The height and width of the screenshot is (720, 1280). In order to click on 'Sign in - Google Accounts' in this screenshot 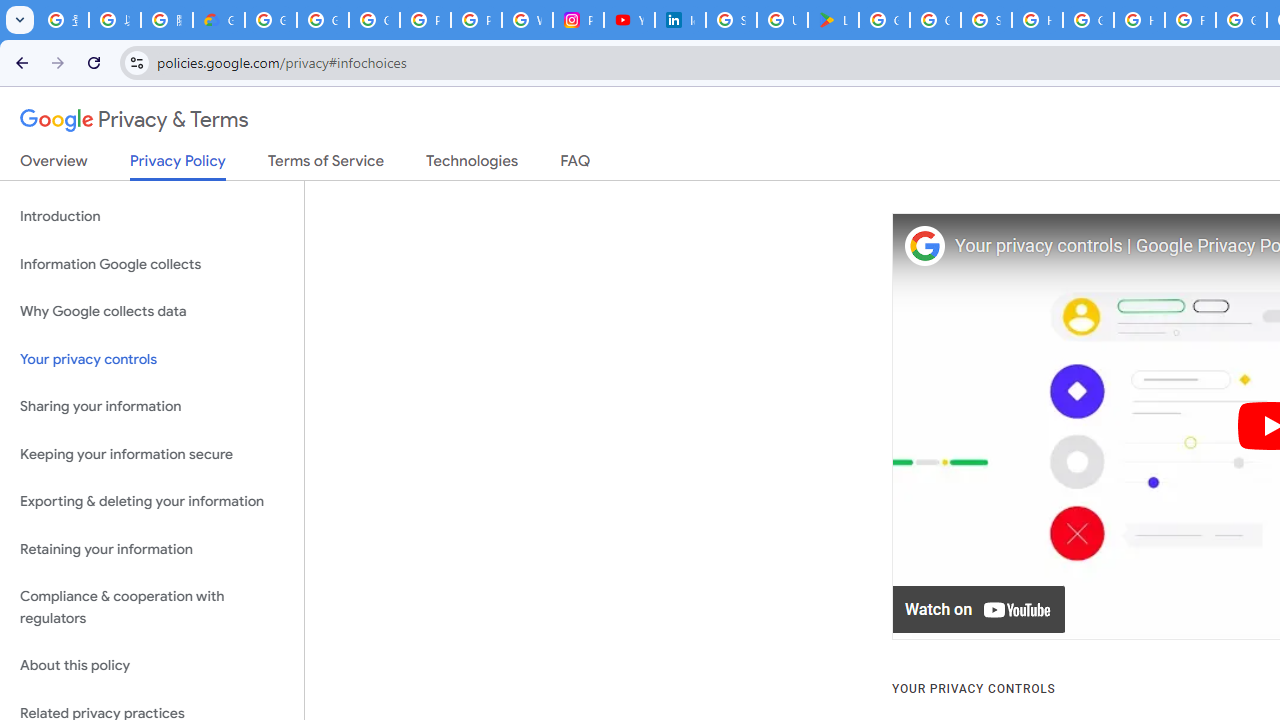, I will do `click(730, 20)`.